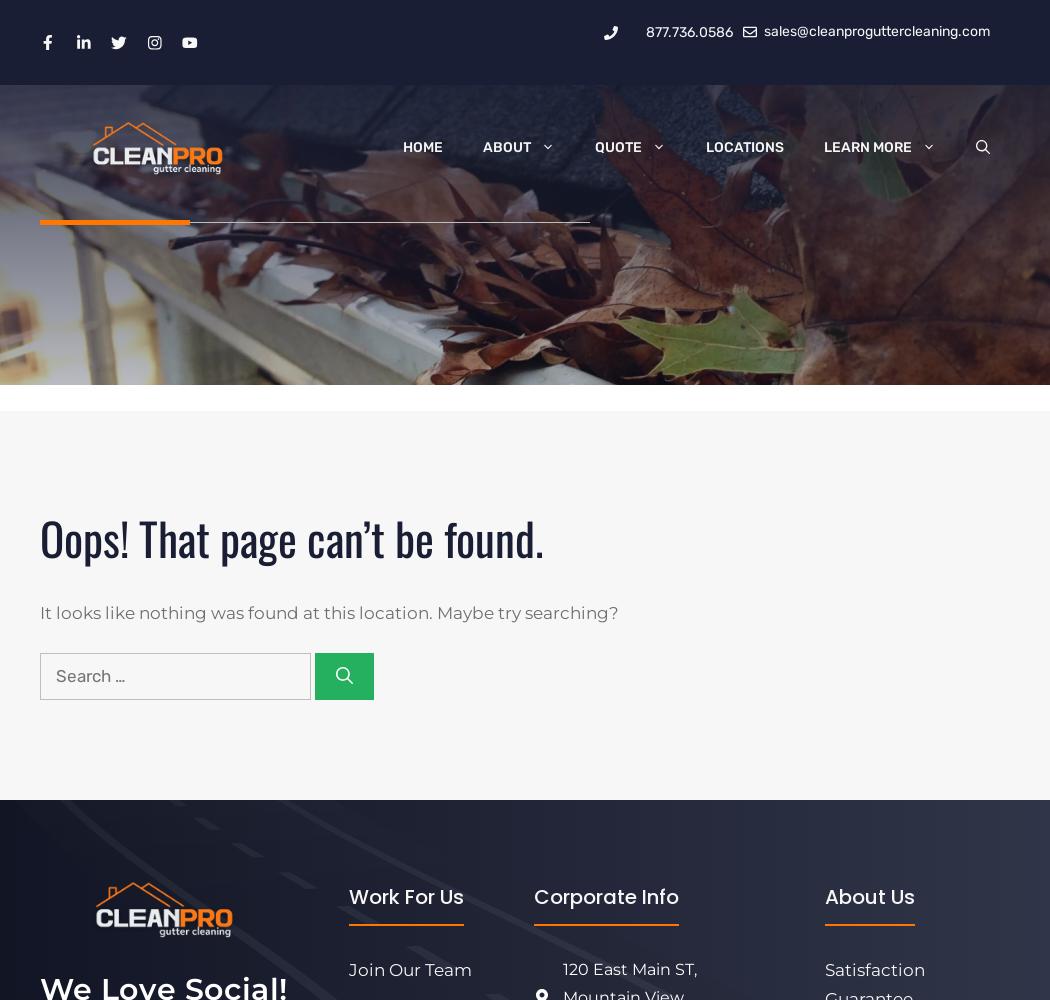  What do you see at coordinates (867, 147) in the screenshot?
I see `'Learn More'` at bounding box center [867, 147].